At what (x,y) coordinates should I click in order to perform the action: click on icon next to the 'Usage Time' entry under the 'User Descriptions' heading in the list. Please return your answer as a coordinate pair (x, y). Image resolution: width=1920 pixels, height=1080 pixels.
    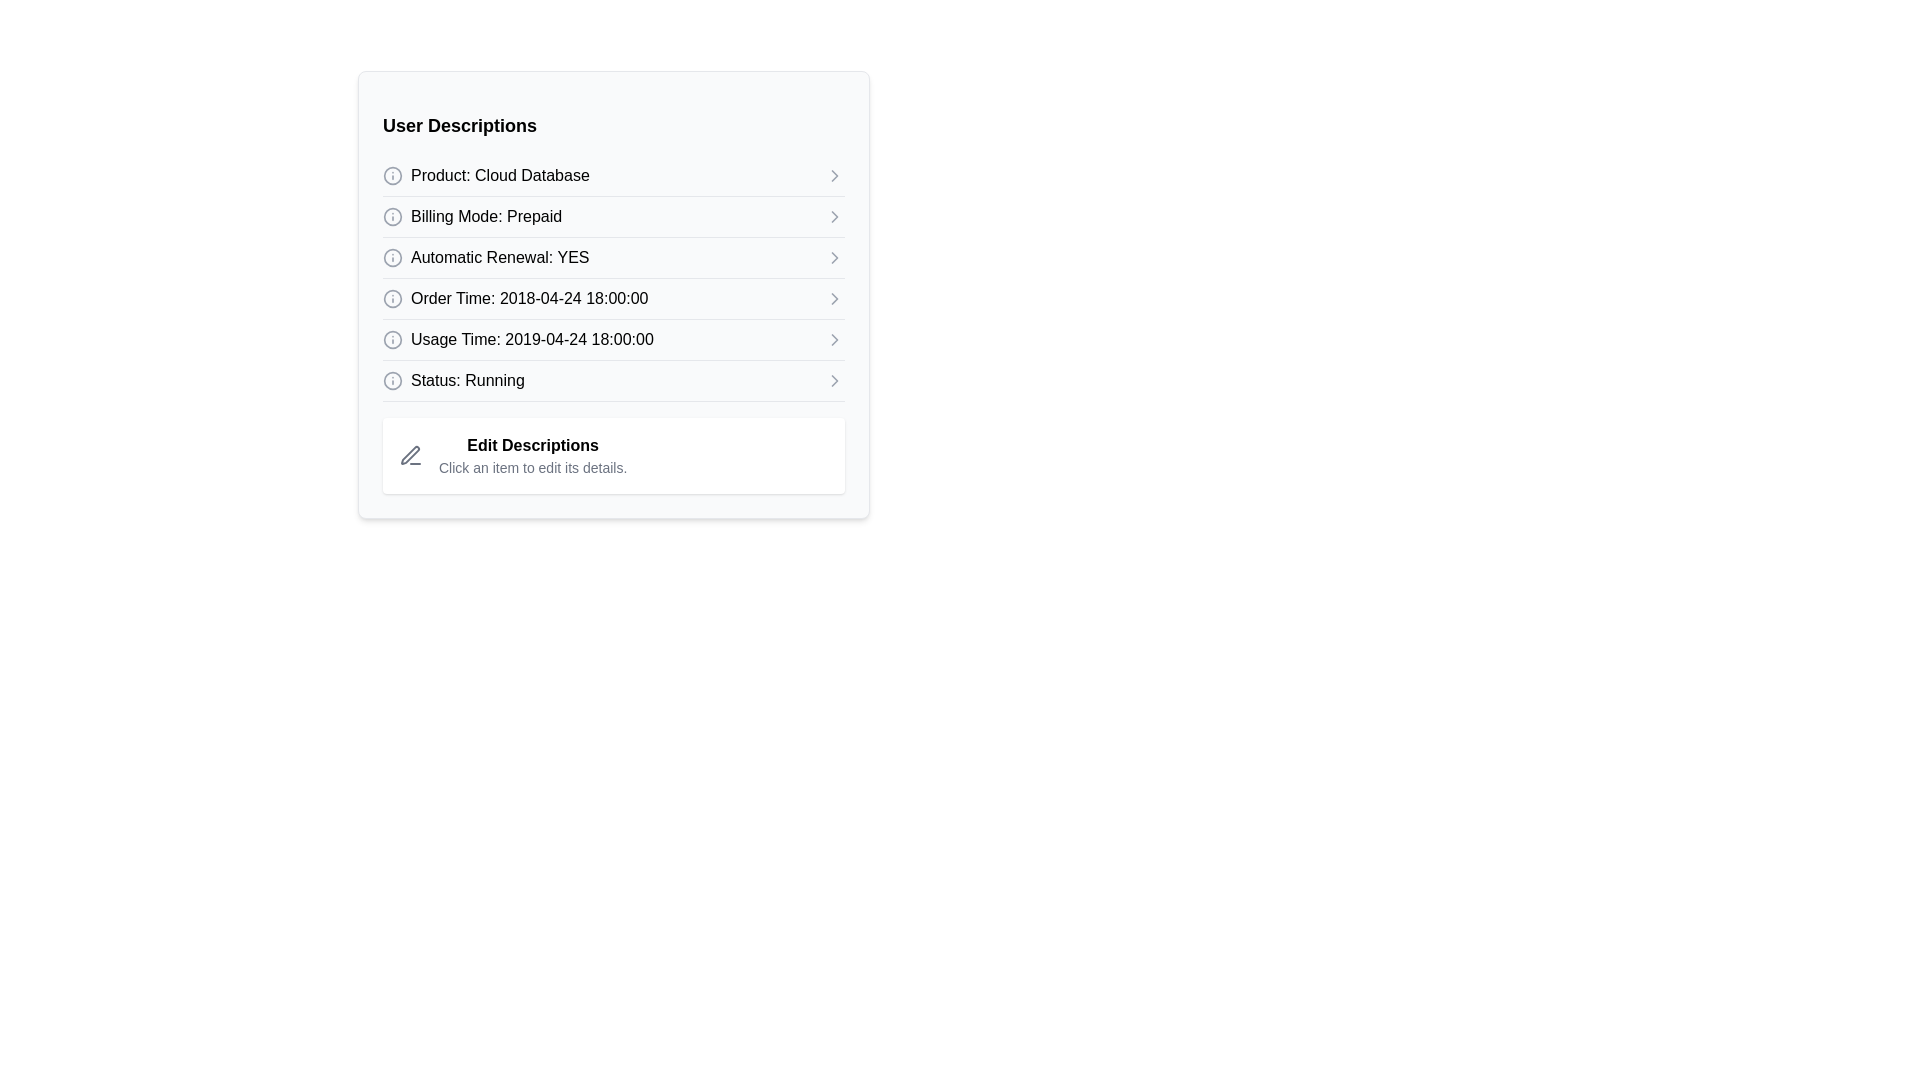
    Looking at the image, I should click on (393, 338).